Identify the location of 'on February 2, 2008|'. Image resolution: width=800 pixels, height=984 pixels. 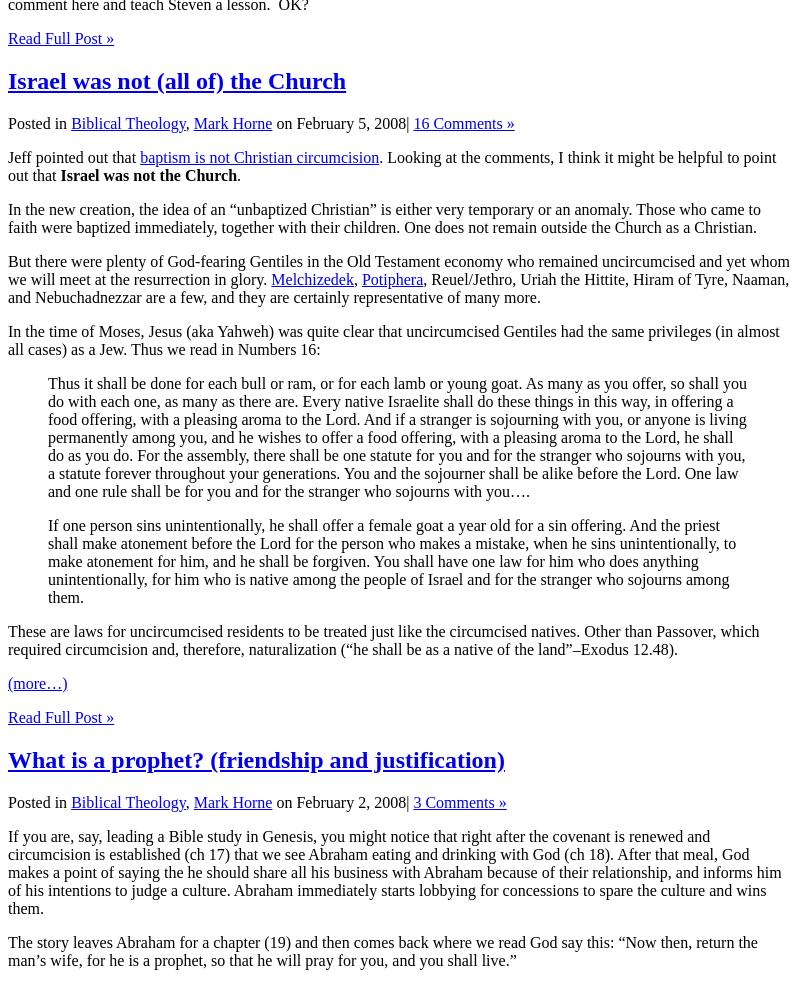
(342, 800).